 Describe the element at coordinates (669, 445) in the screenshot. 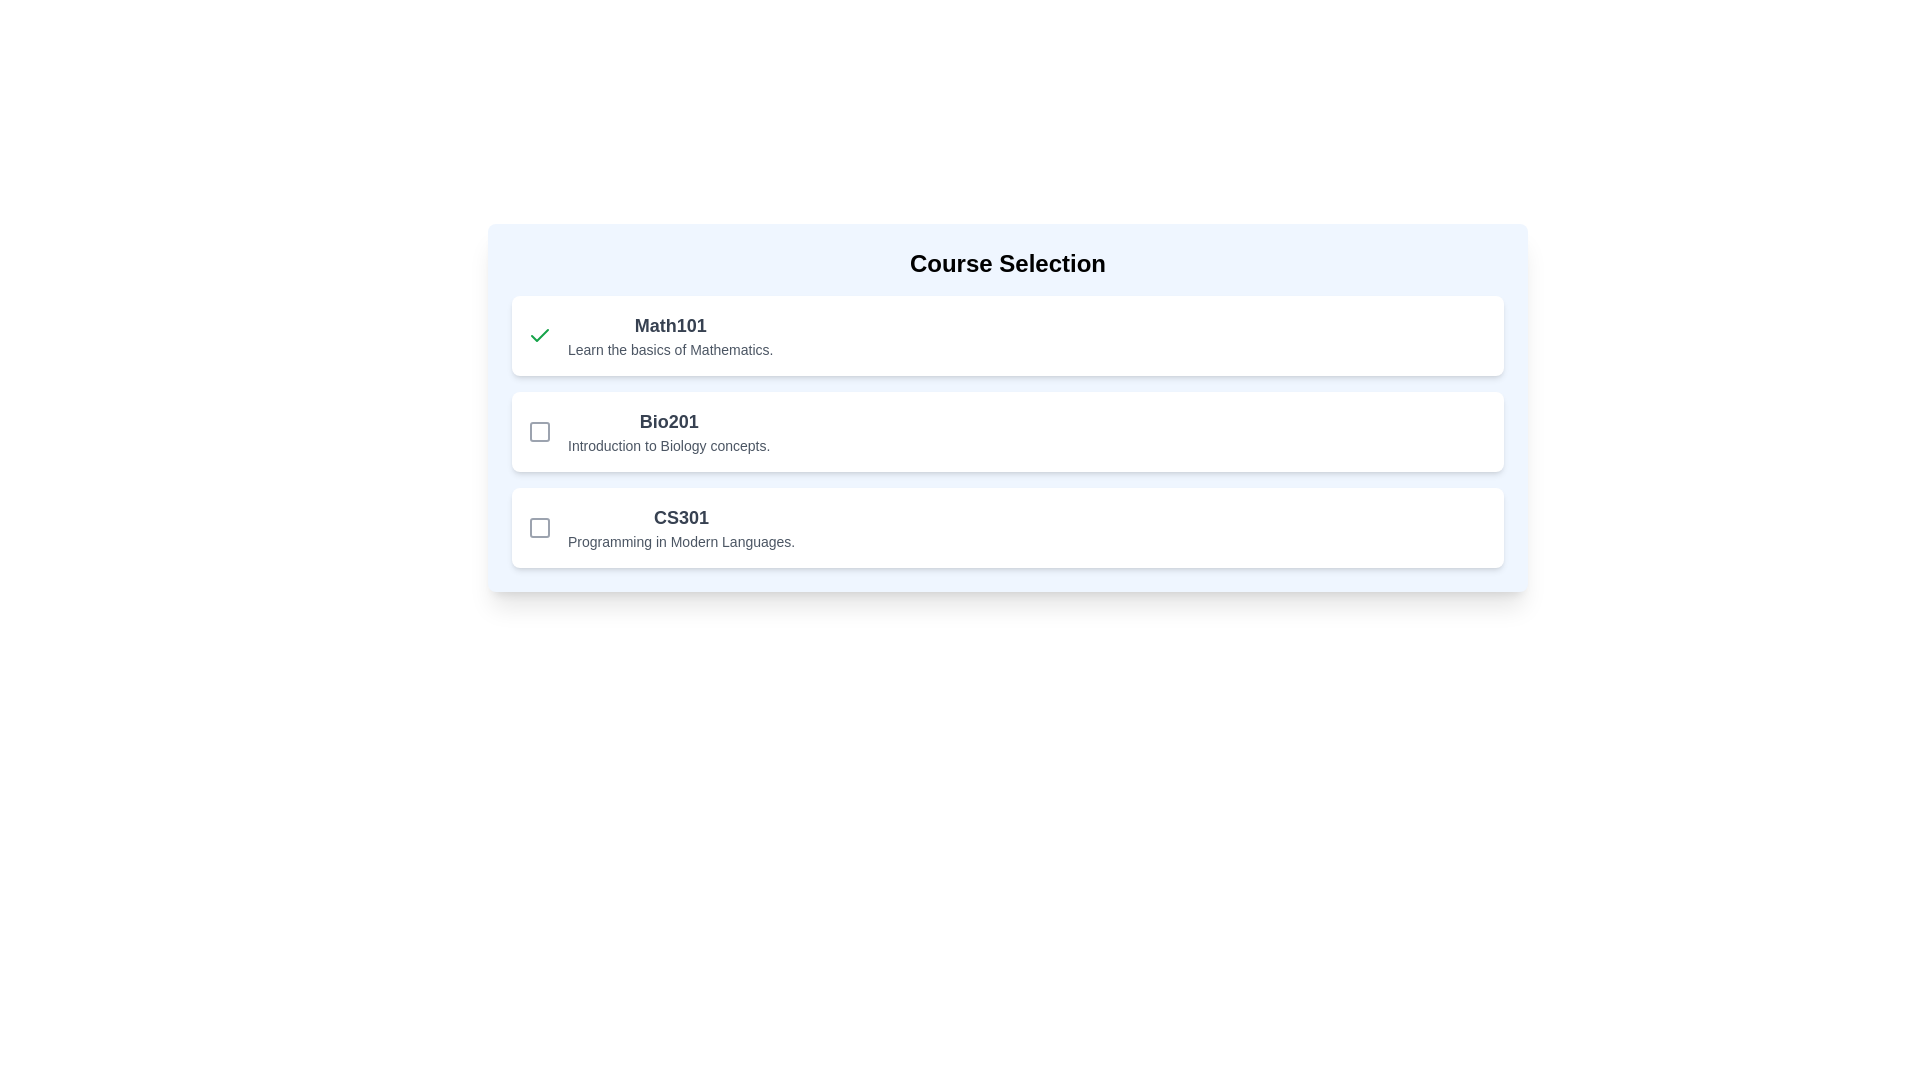

I see `the informative description text for the course 'Bio201', which is the second and smaller textual item directly below the title in the section labeled 'Bio201'` at that location.